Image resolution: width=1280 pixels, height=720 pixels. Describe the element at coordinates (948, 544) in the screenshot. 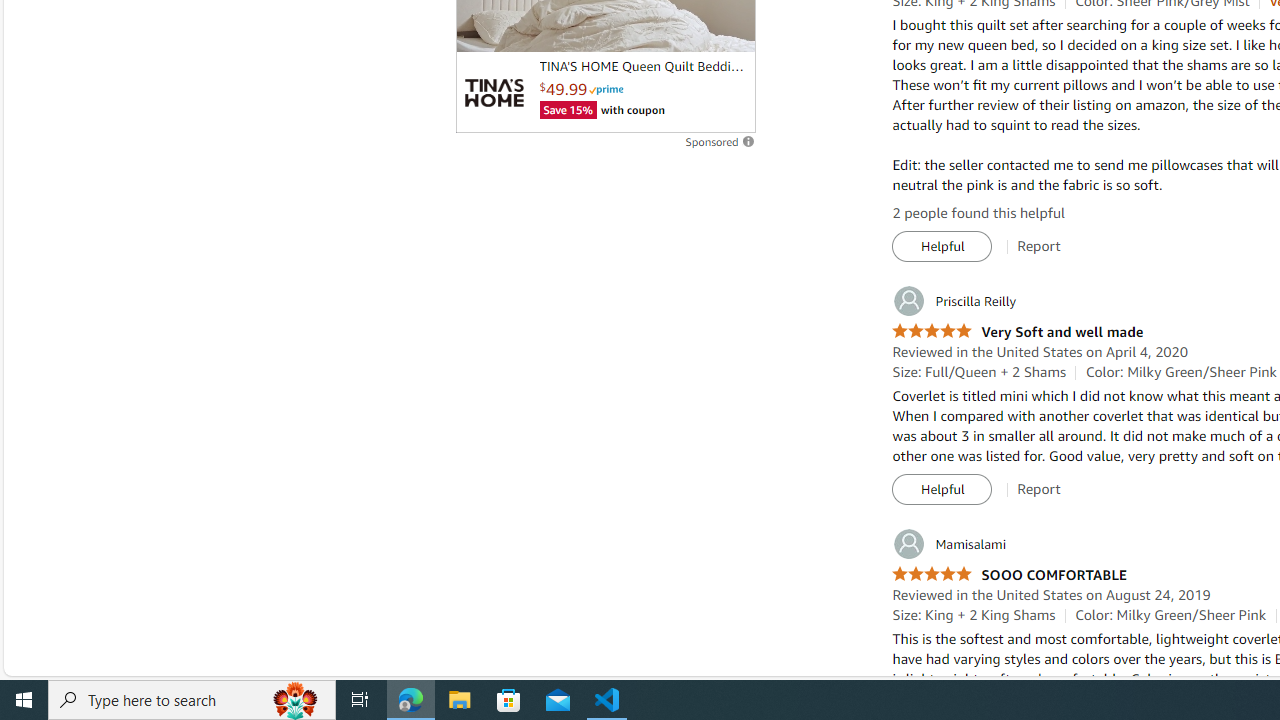

I see `'Mamisalami'` at that location.